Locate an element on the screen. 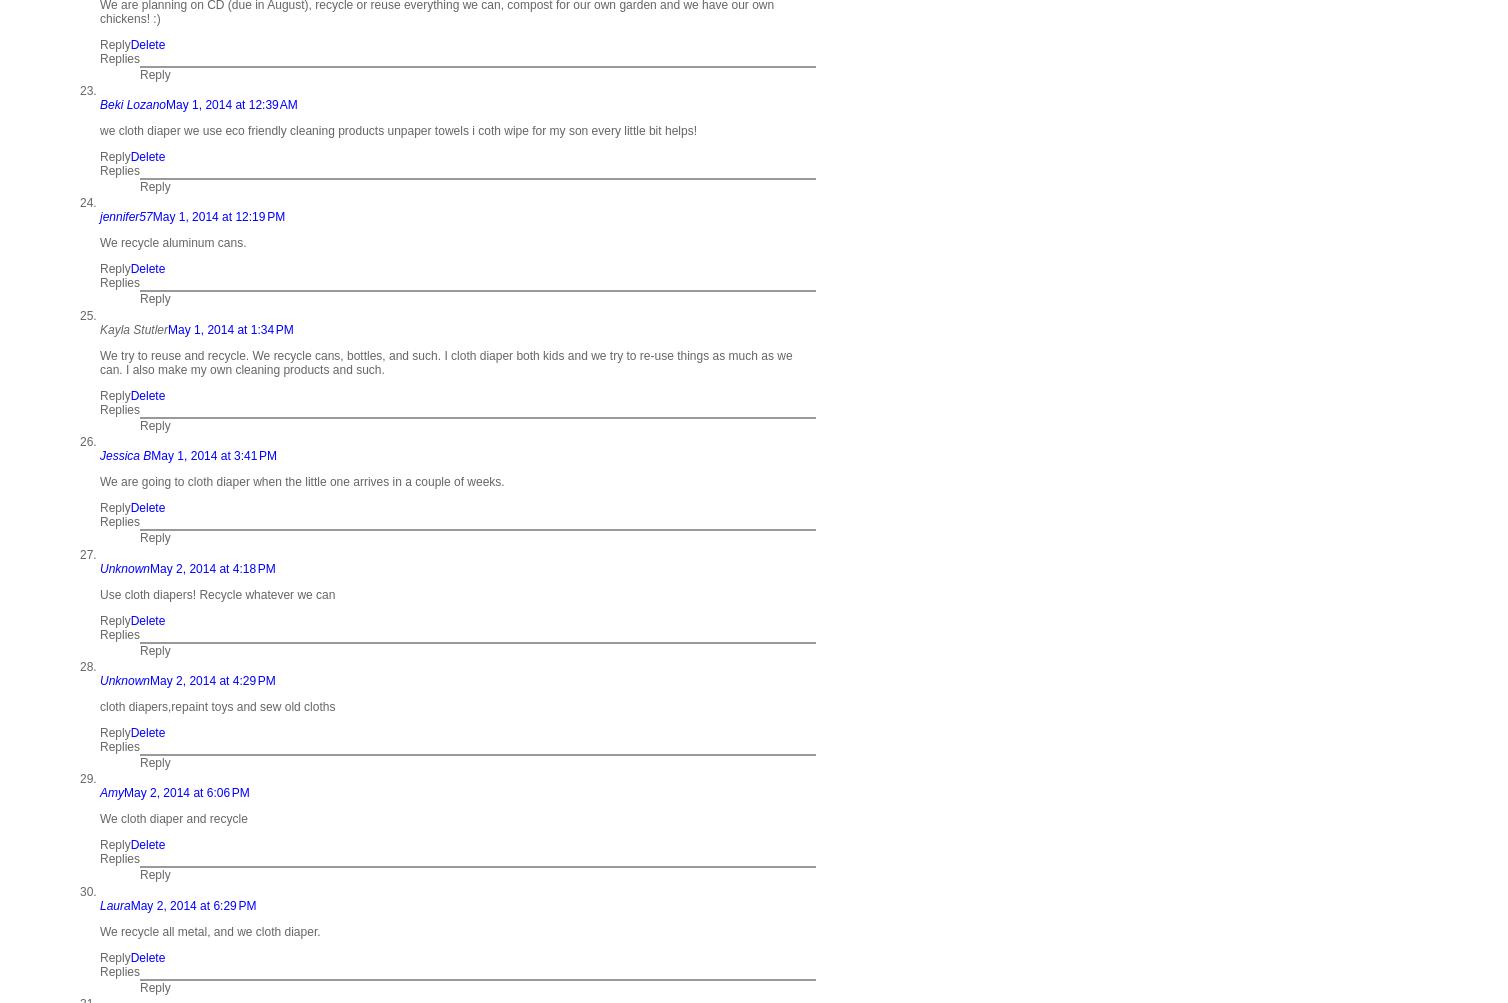 This screenshot has width=1508, height=1003. 'Jessica B' is located at coordinates (99, 455).